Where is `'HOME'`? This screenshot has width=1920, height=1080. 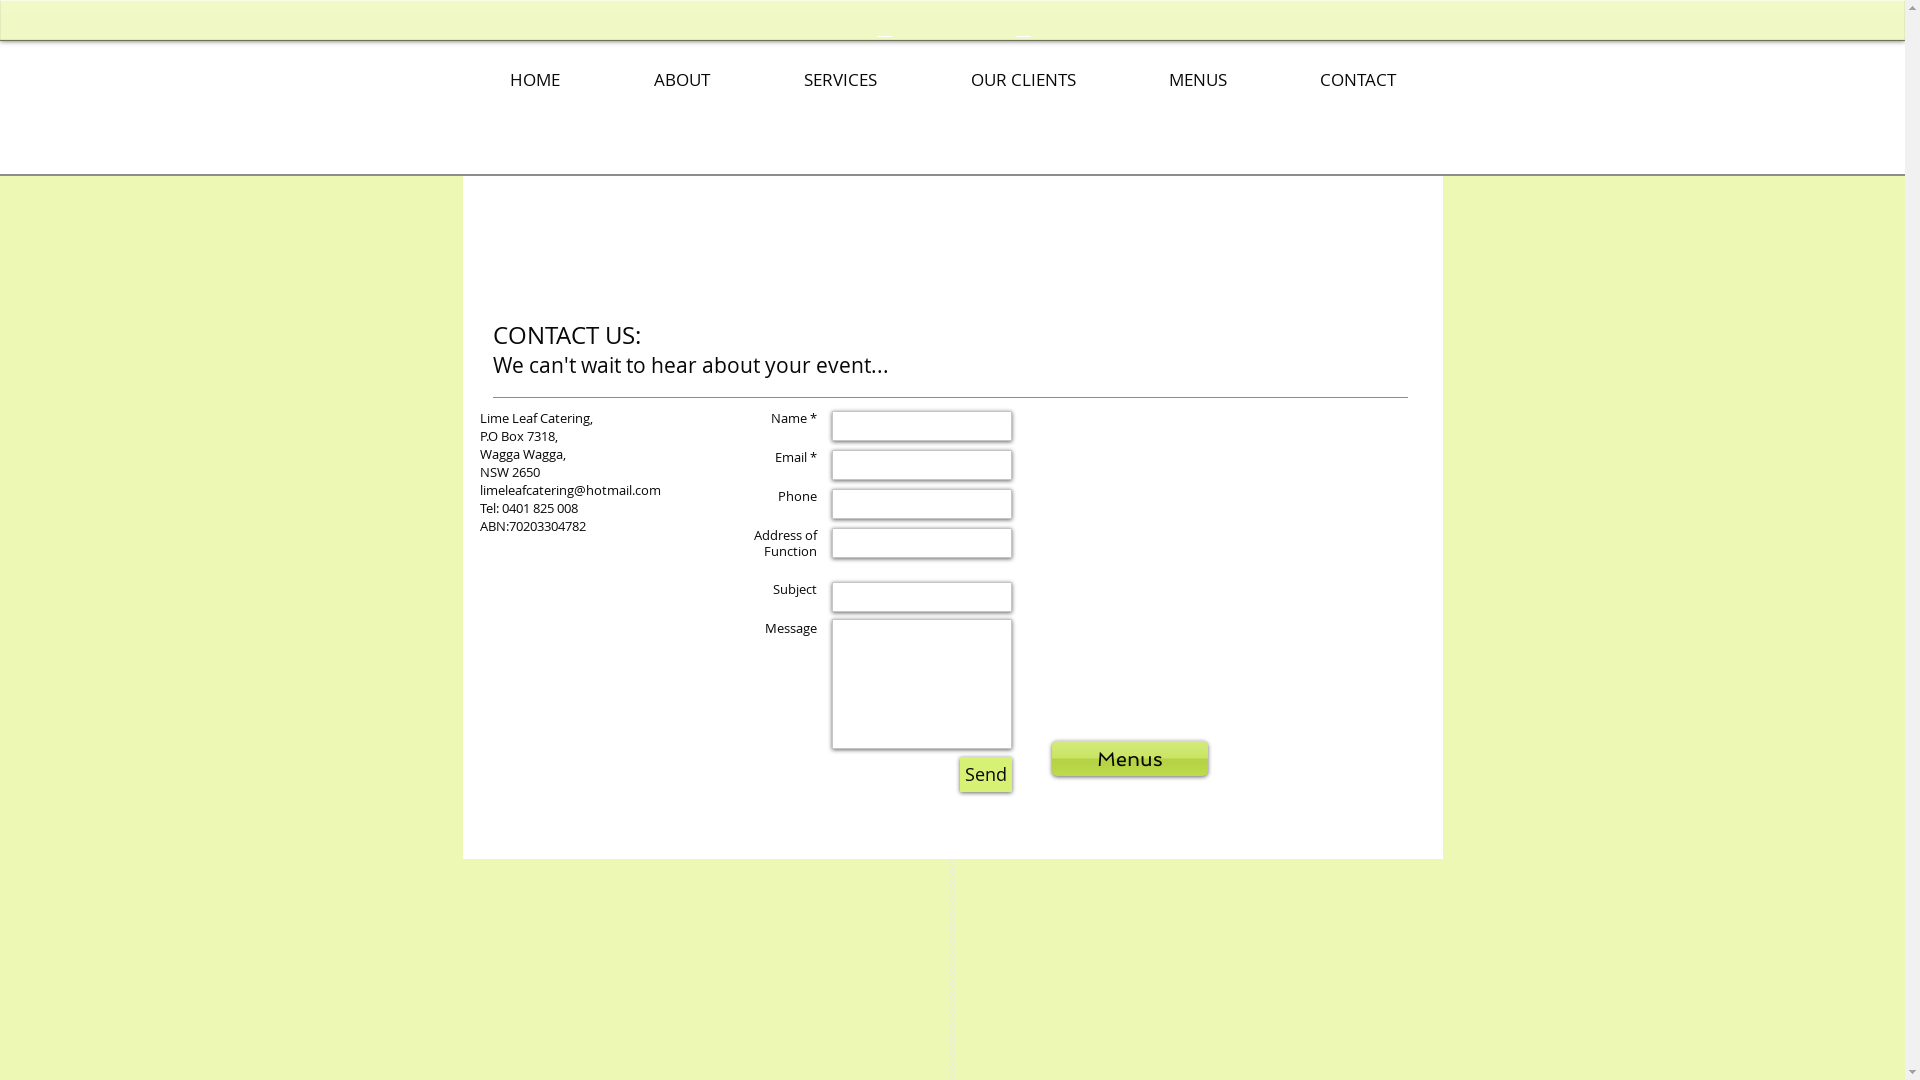
'HOME' is located at coordinates (460, 79).